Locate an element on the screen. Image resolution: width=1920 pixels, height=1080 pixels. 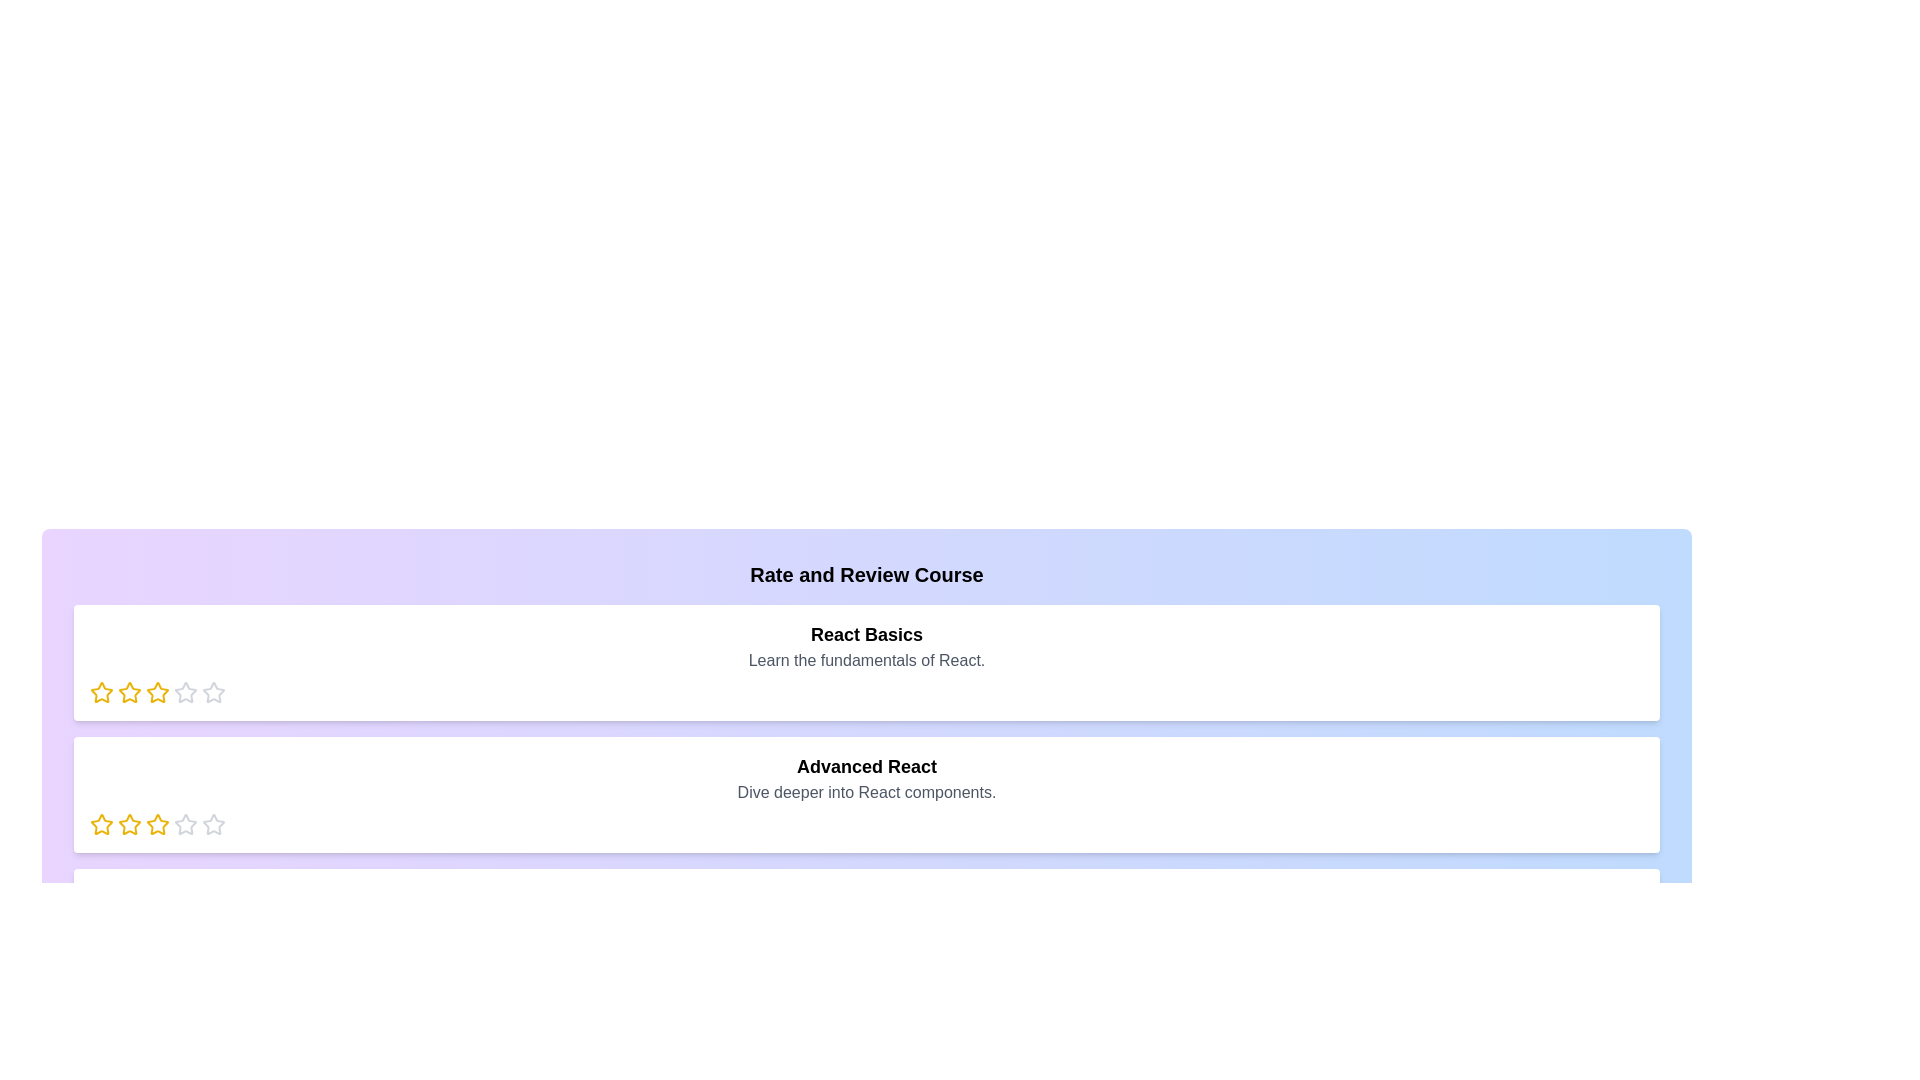
the second star in the rating component of the 'Advanced React' course card is located at coordinates (128, 824).